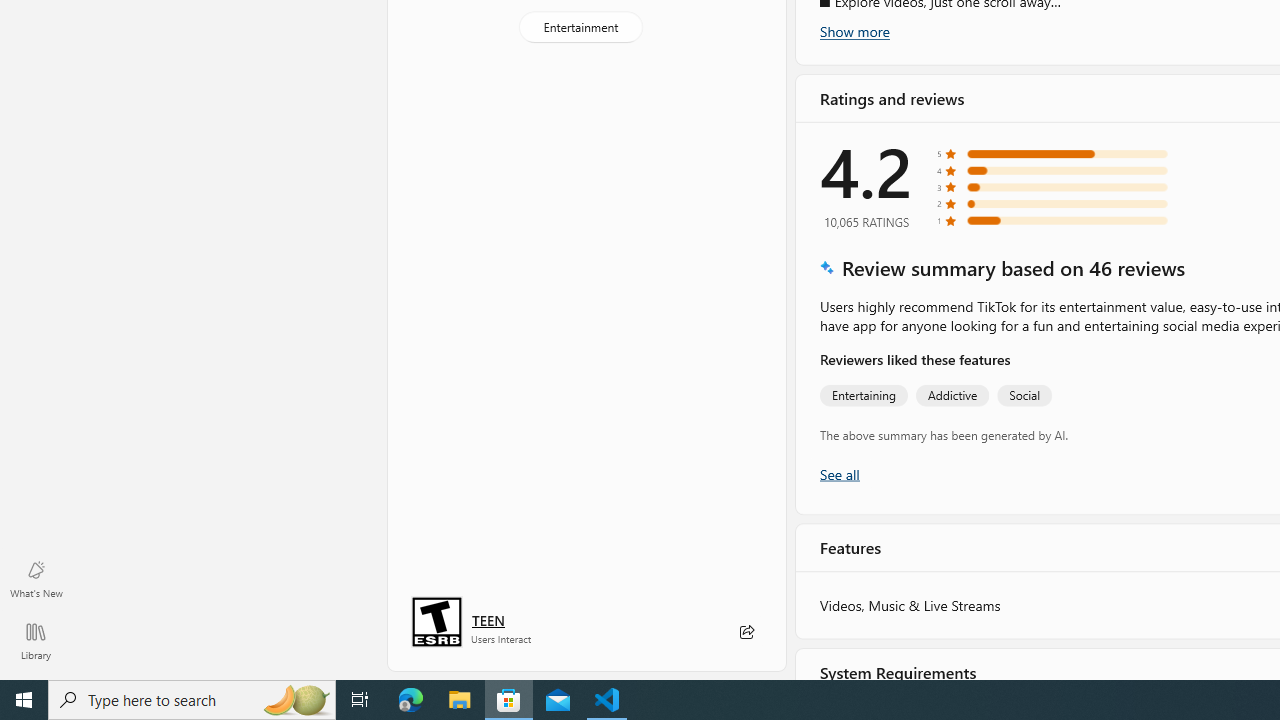 The image size is (1280, 720). Describe the element at coordinates (35, 578) in the screenshot. I see `'What'` at that location.